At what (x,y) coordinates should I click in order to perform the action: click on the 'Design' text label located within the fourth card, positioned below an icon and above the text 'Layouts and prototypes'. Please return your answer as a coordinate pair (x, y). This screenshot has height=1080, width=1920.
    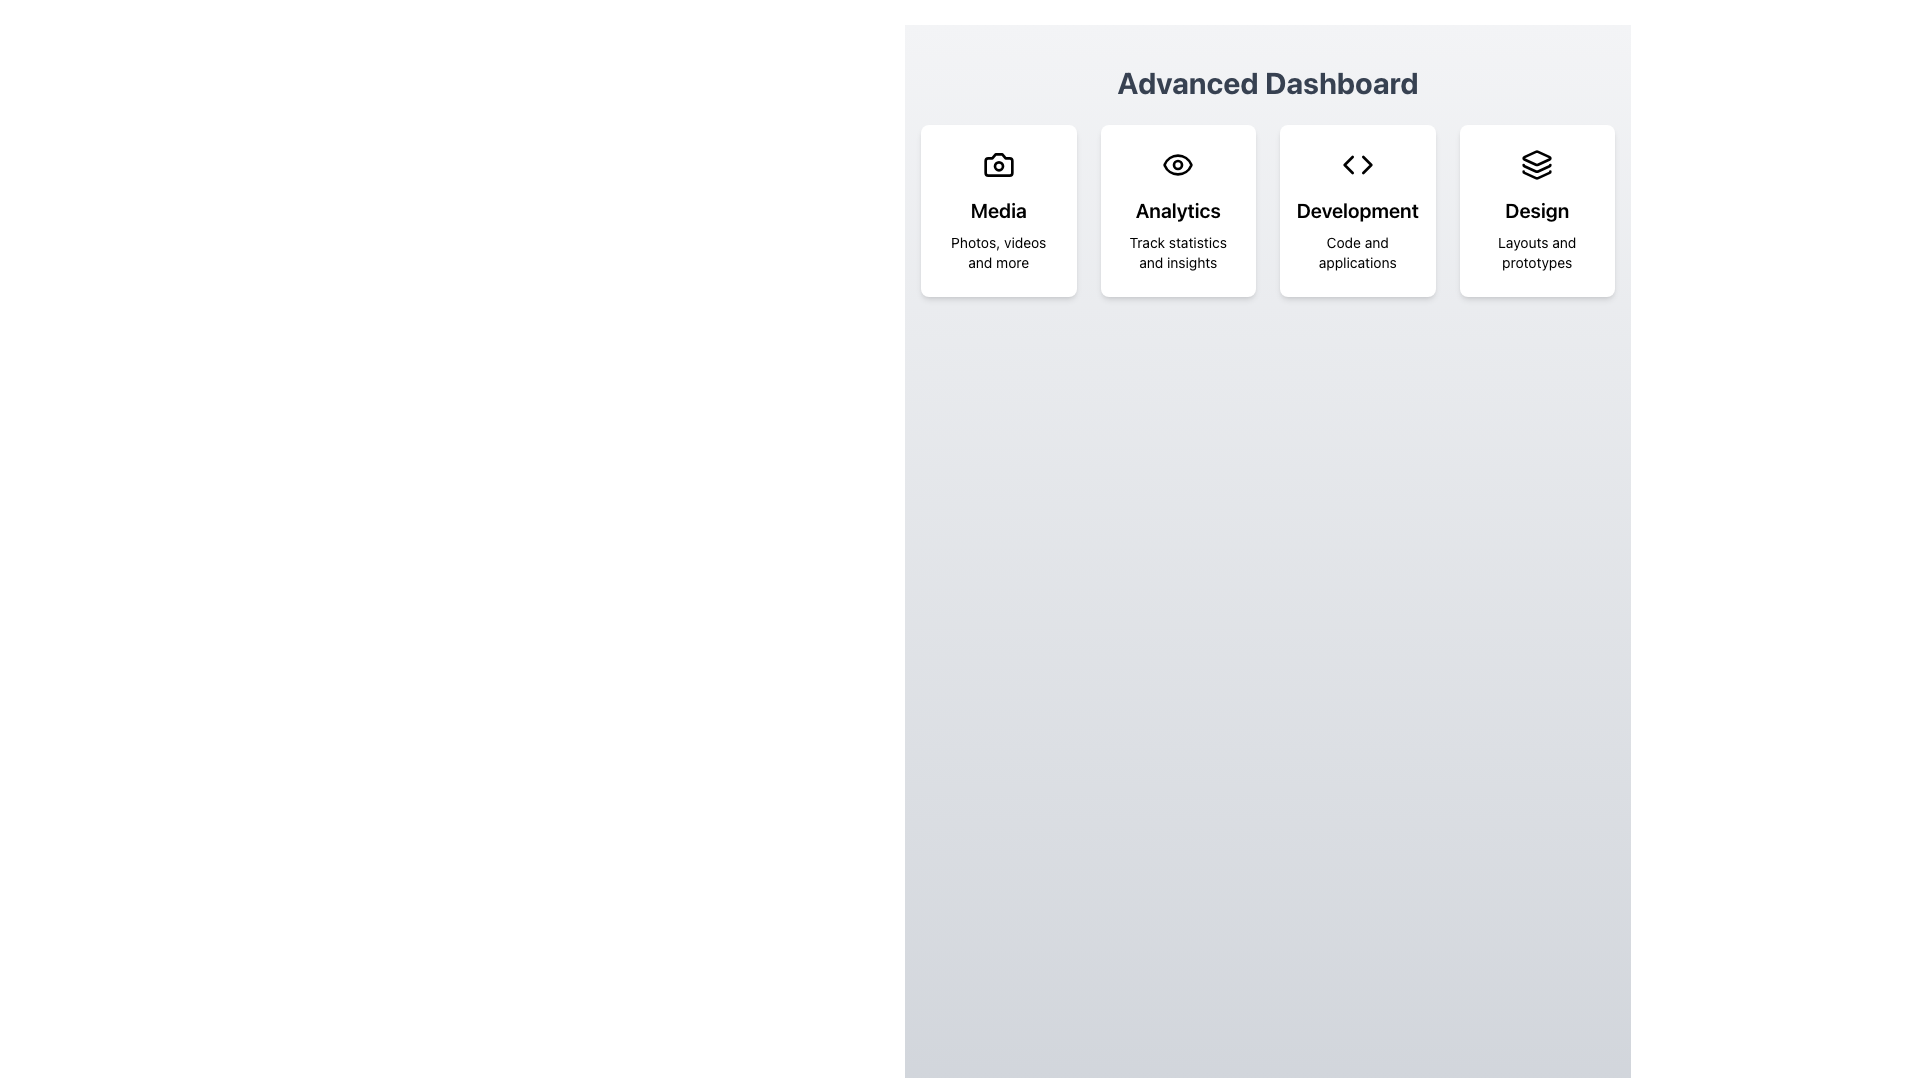
    Looking at the image, I should click on (1536, 211).